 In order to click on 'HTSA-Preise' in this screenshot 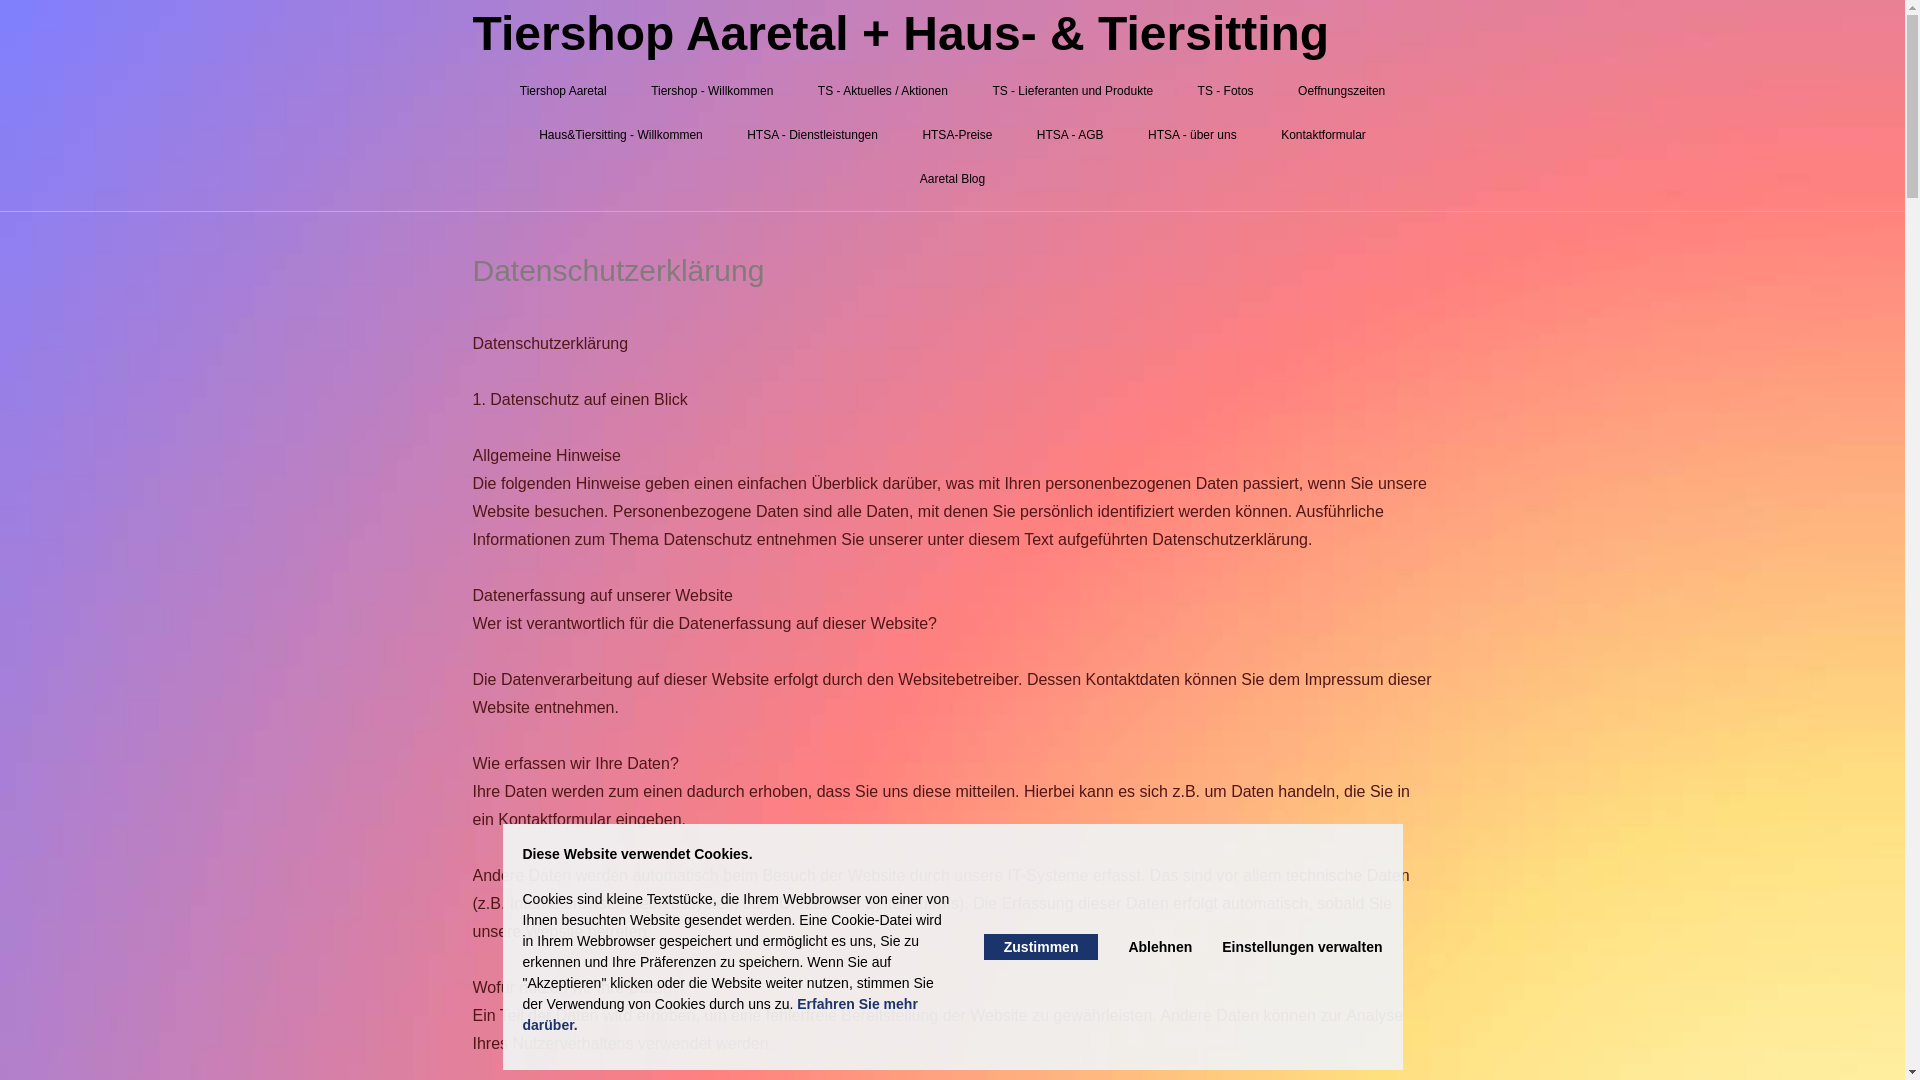, I will do `click(955, 135)`.